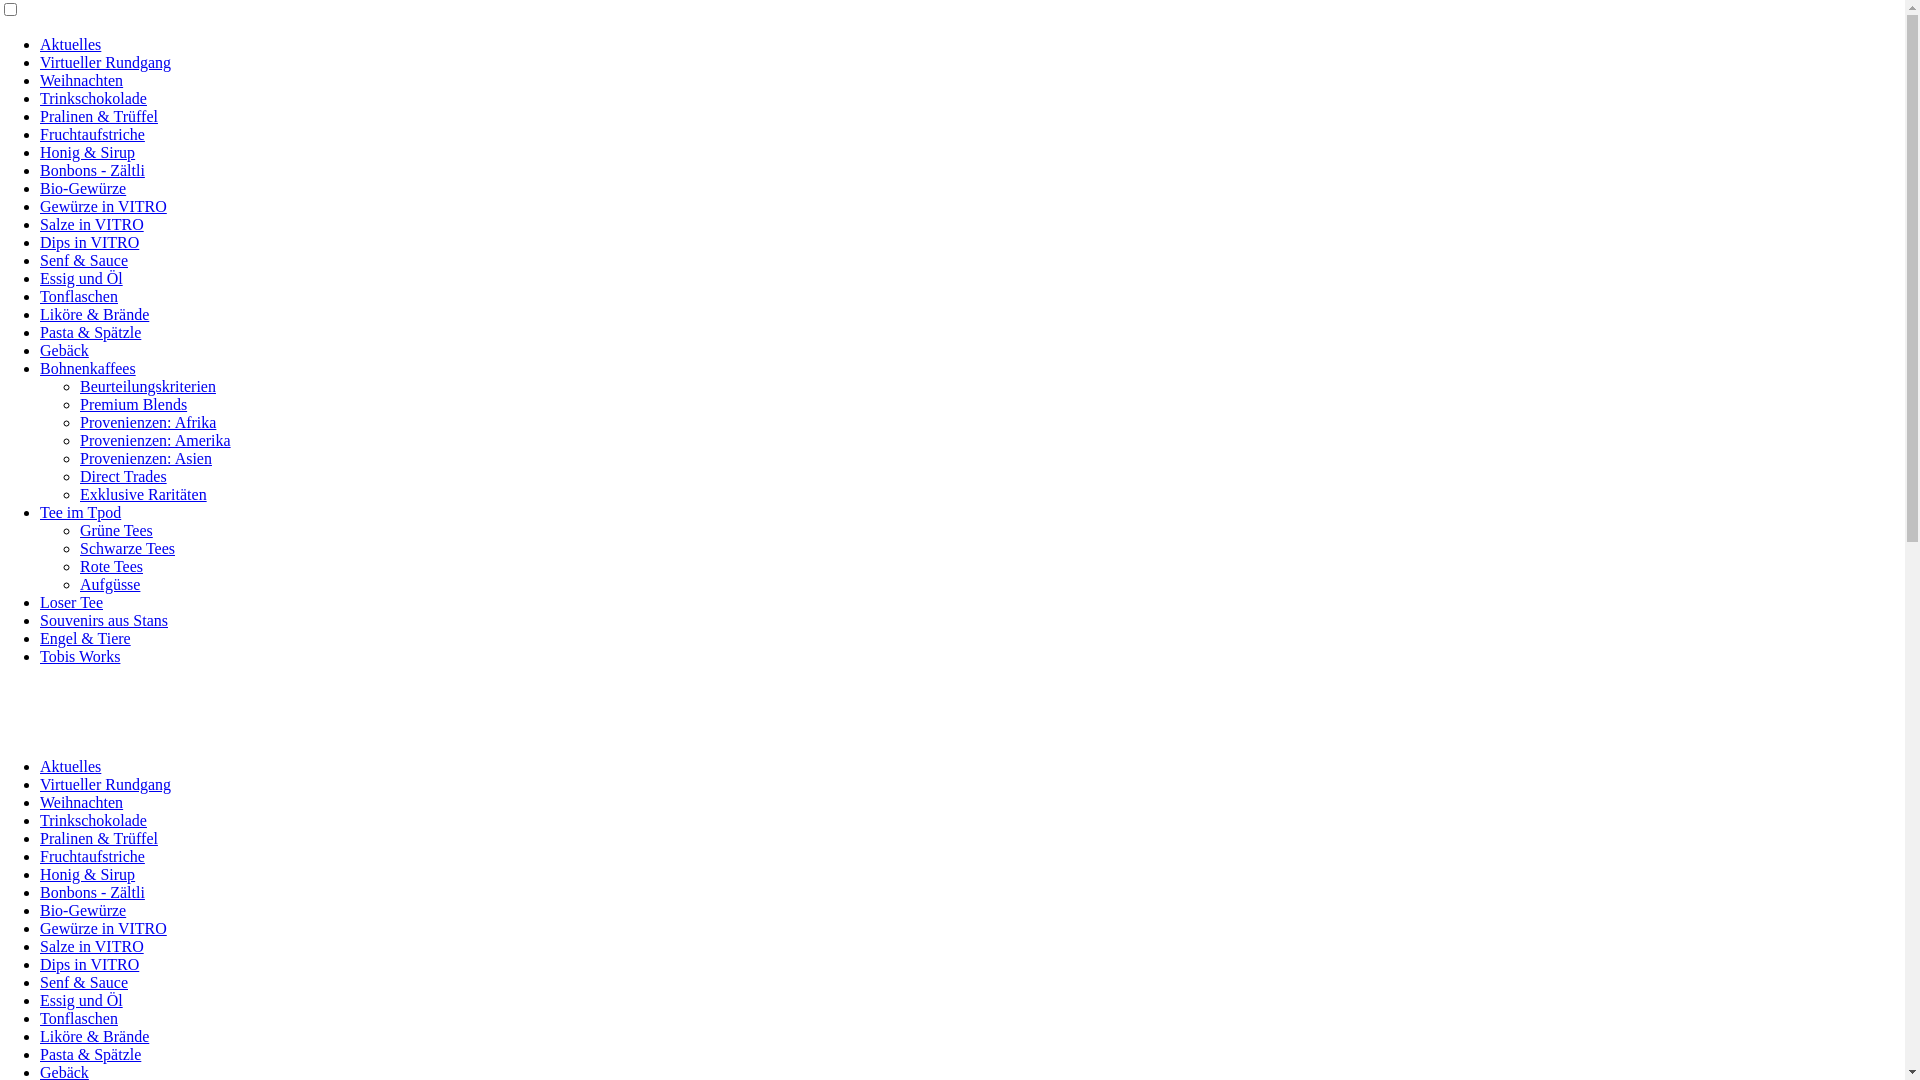 The height and width of the screenshot is (1080, 1920). Describe the element at coordinates (92, 820) in the screenshot. I see `'Trinkschokolade'` at that location.